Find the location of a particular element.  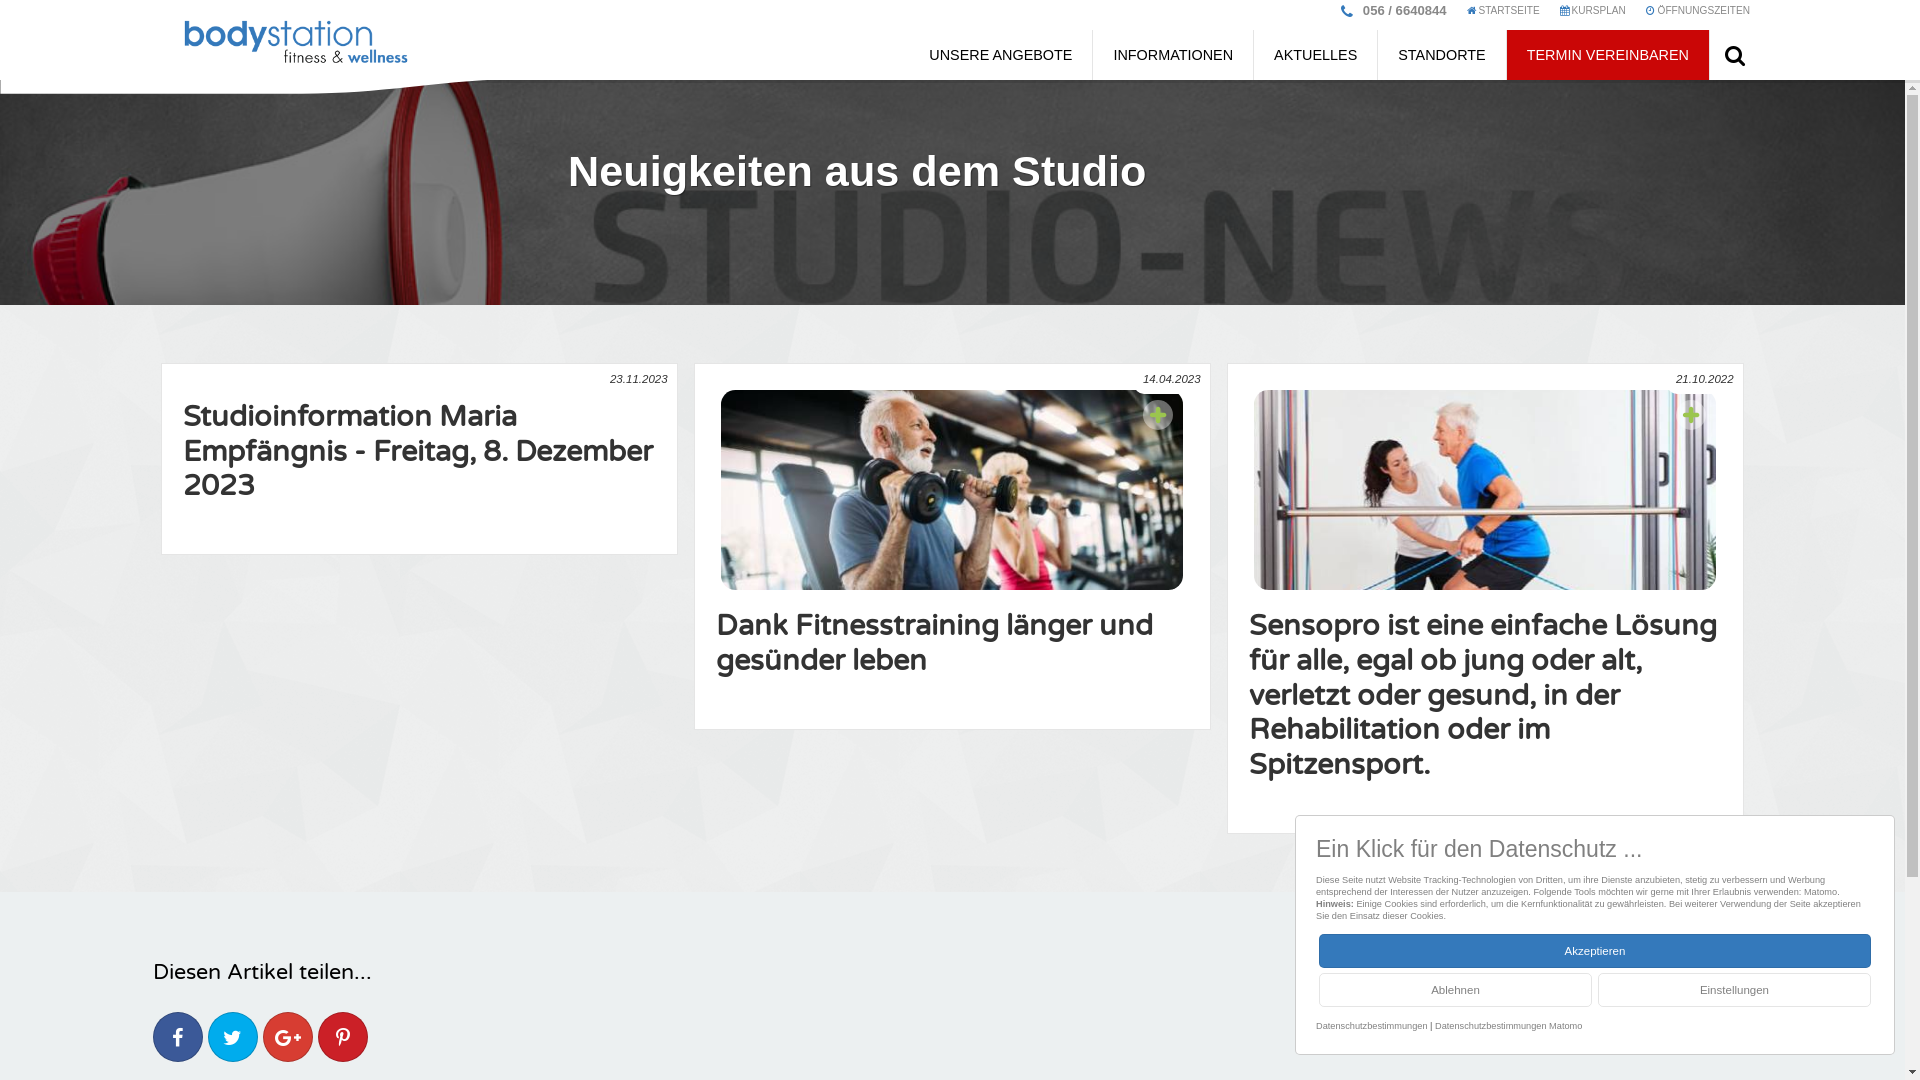

'TERMIN VEREINBAREN' is located at coordinates (1608, 53).